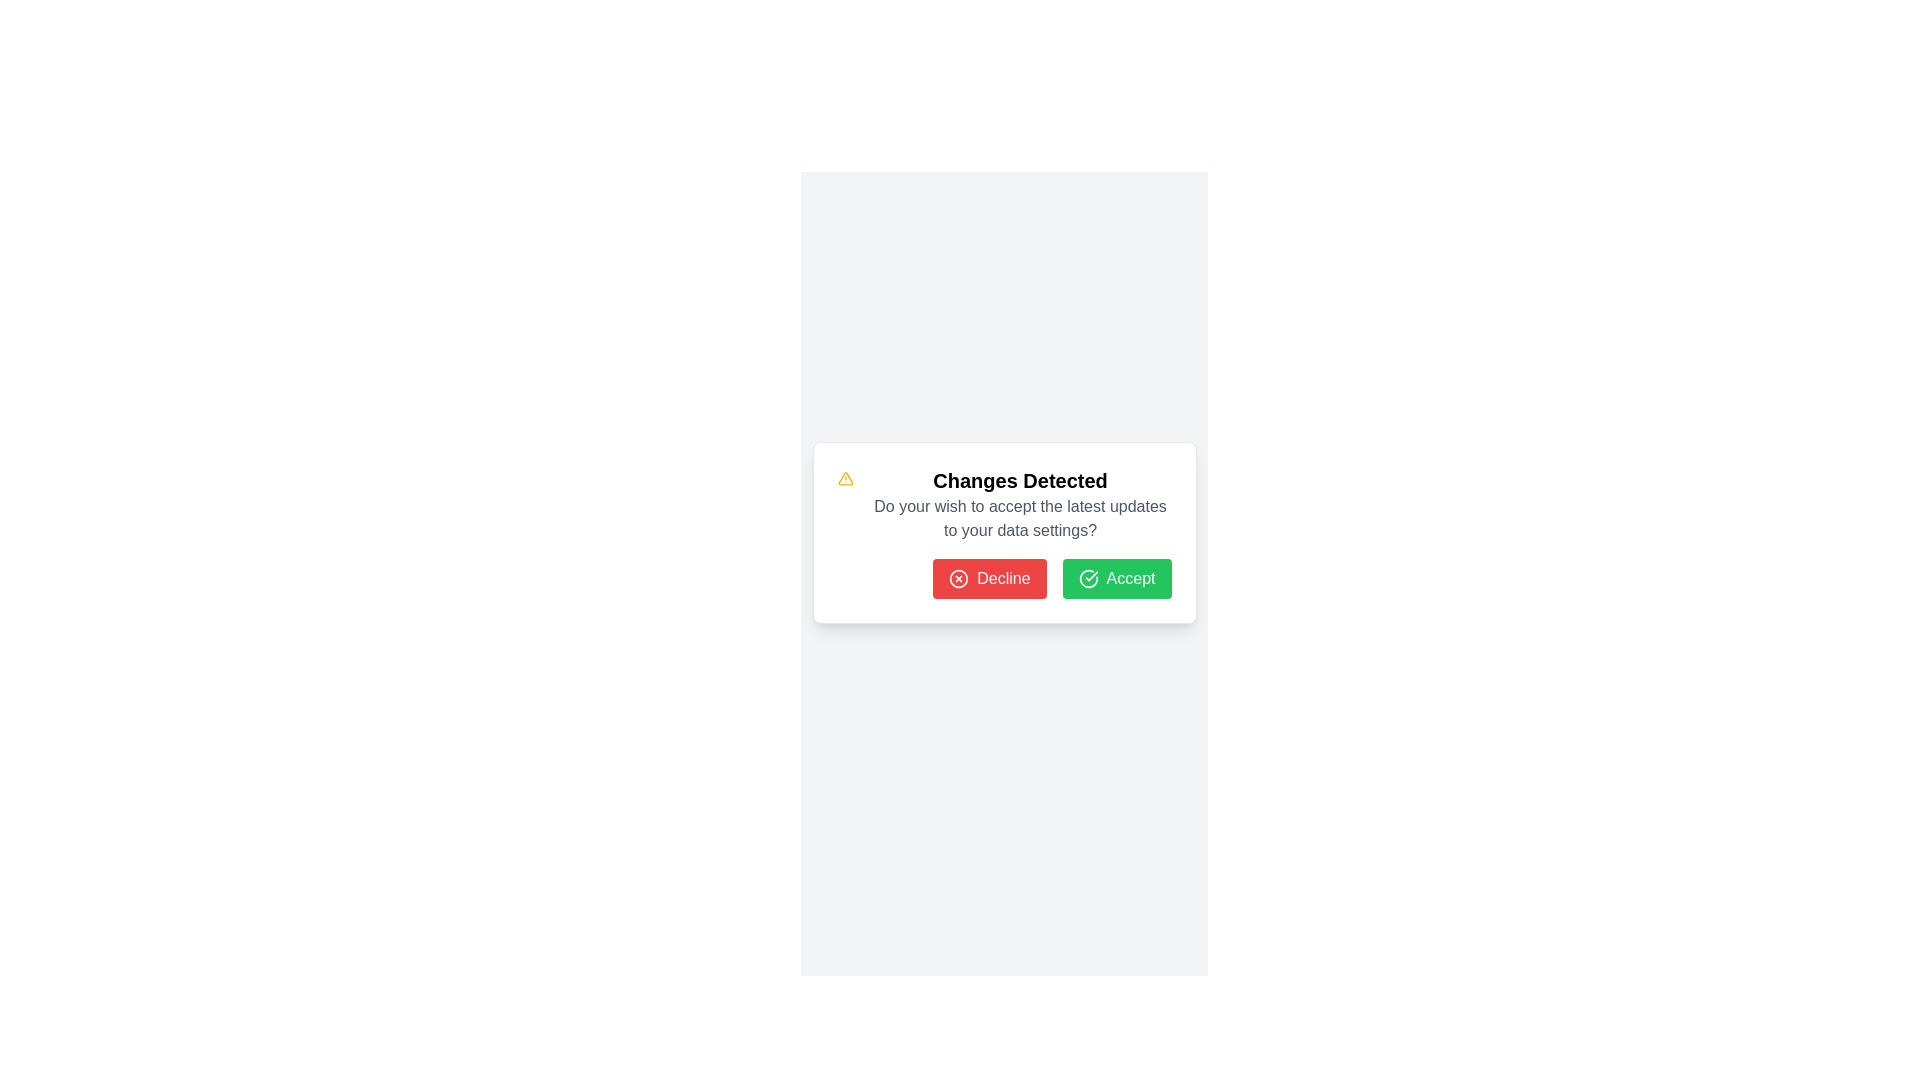  Describe the element at coordinates (1087, 578) in the screenshot. I see `the appearance of the circular graphical icon segment located near the top-left corner of the dialog box, adjacent to the text heading 'Changes Detected'` at that location.